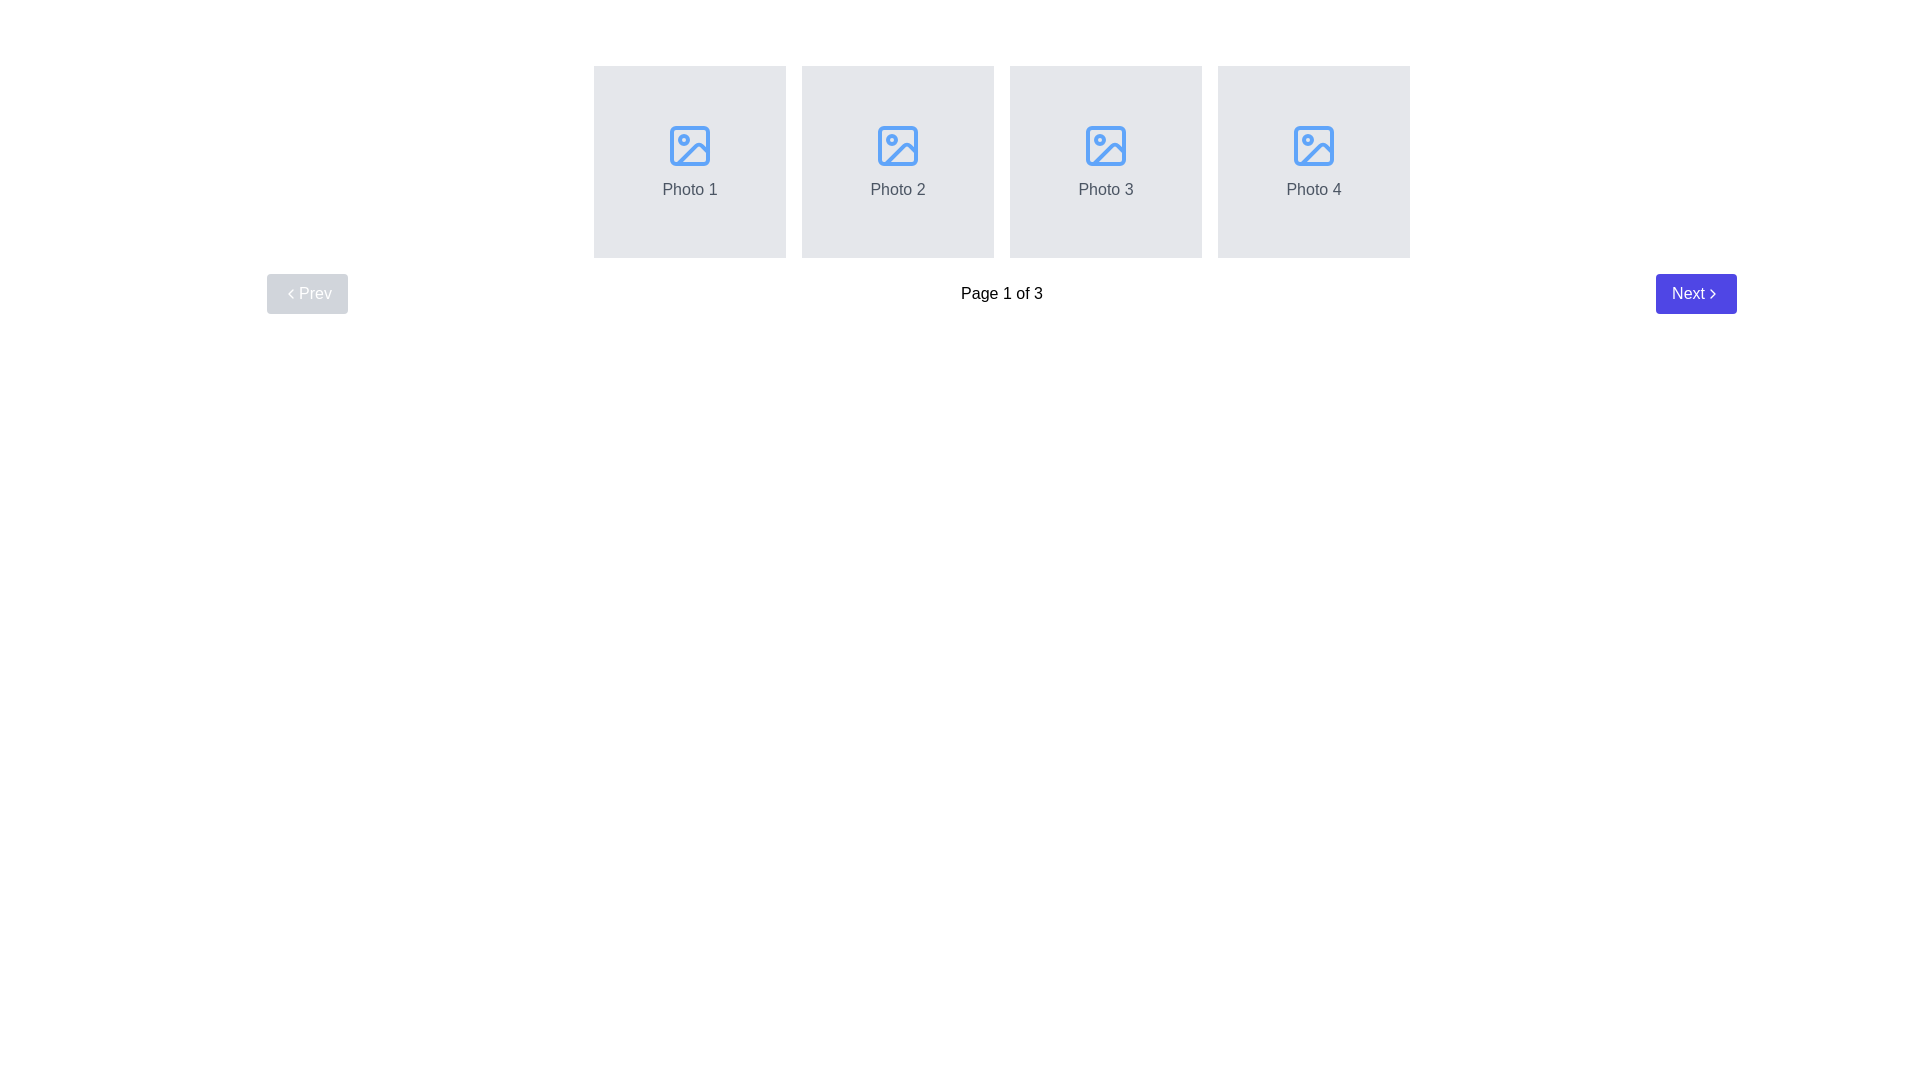 Image resolution: width=1920 pixels, height=1080 pixels. Describe the element at coordinates (1104, 145) in the screenshot. I see `the light blue rectangular component with rounded corners inside the 'Photo 3' SVG icon, which is part of a landscape representation` at that location.